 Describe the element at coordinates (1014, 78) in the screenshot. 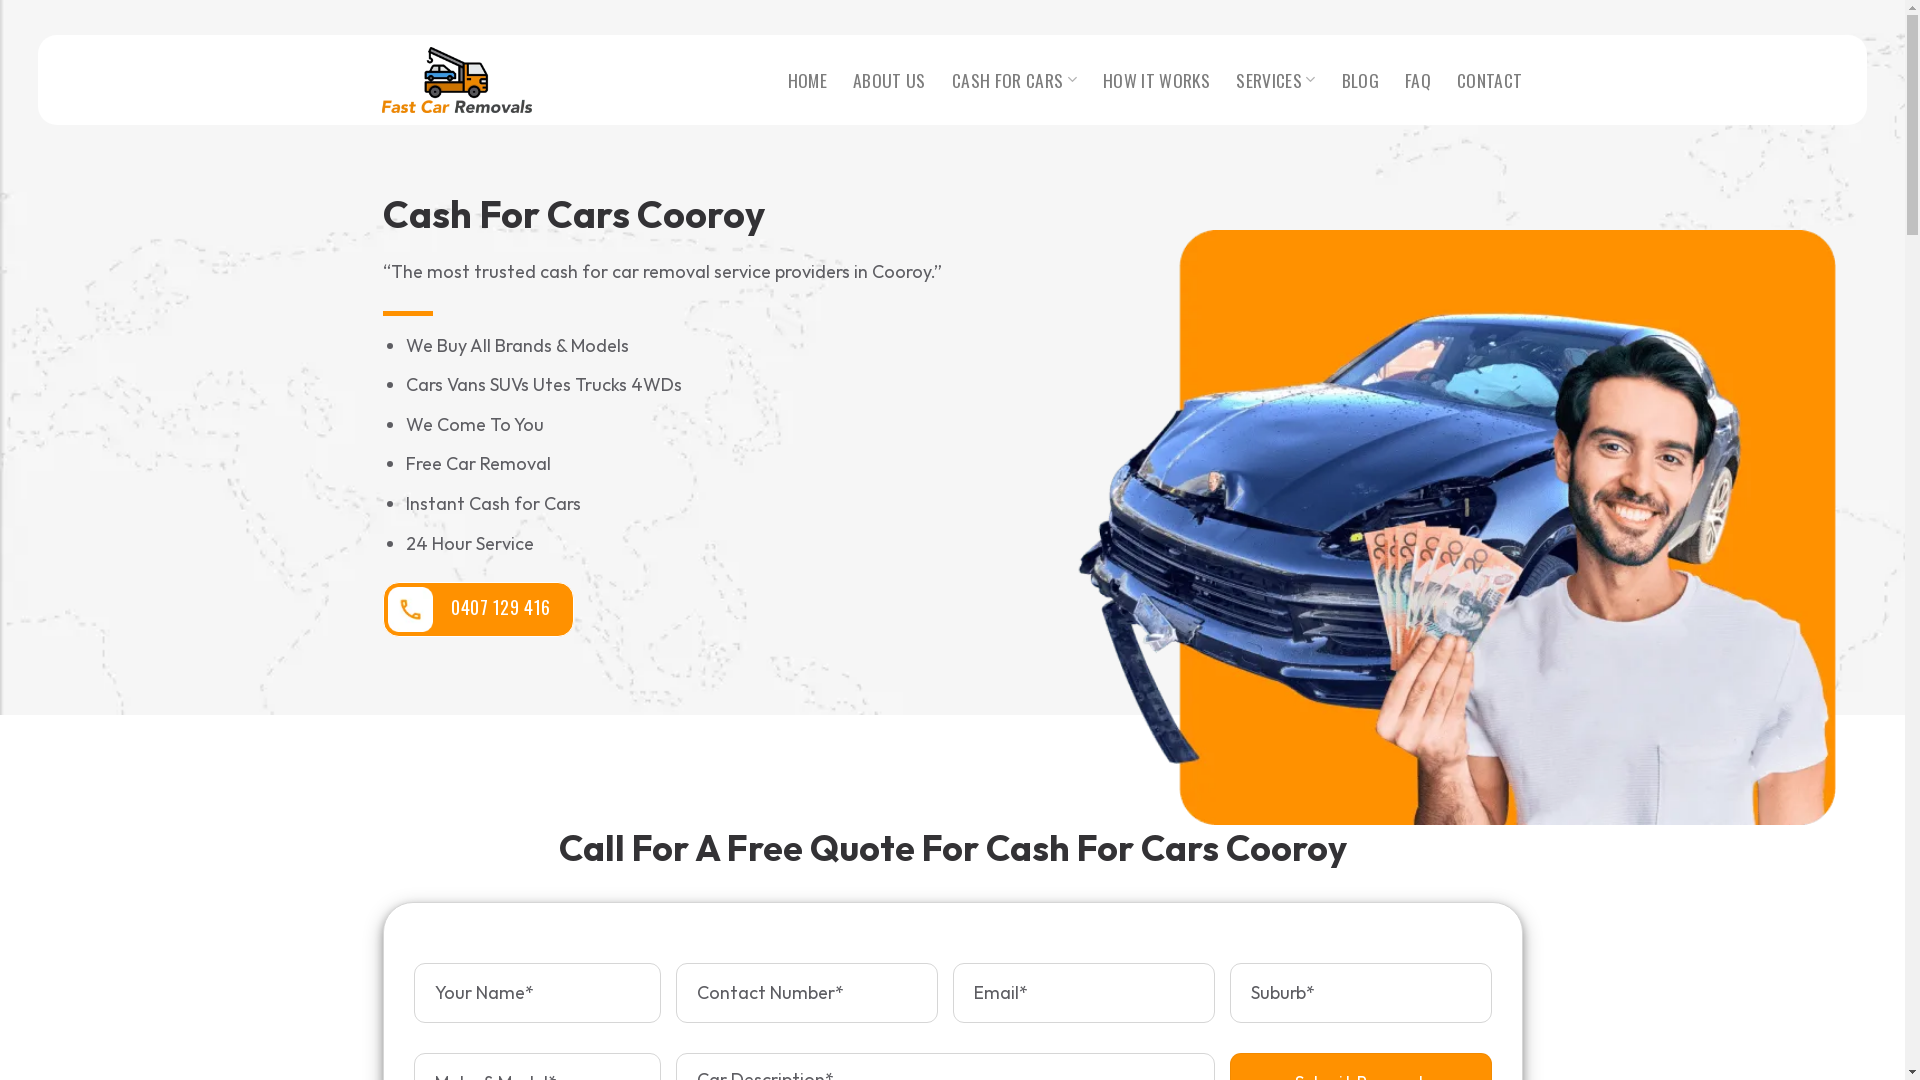

I see `'CASH FOR CARS'` at that location.